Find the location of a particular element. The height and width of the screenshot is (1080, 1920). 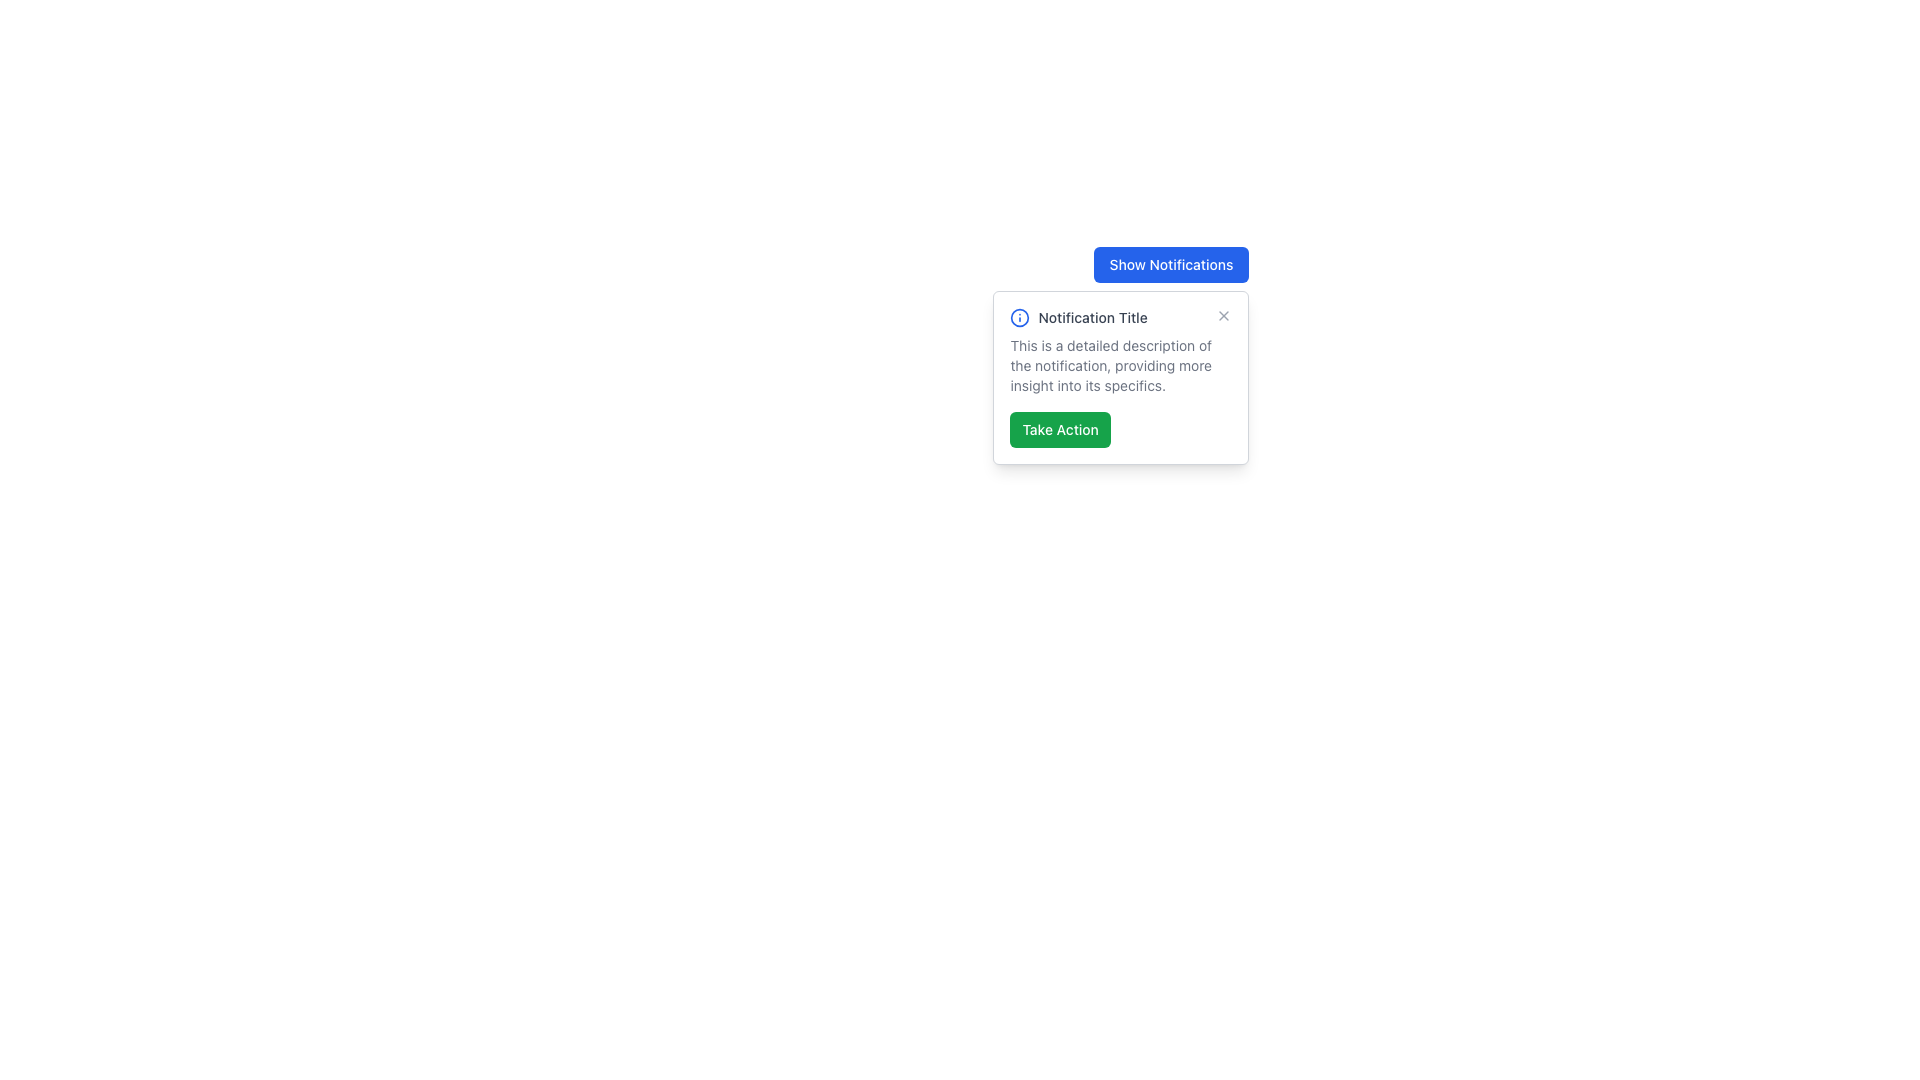

the text block that provides the main content within the white notification card, which is styled with a small grey font and is located beneath the heading 'Notification Title' and above the green 'Take Action' button is located at coordinates (1121, 366).